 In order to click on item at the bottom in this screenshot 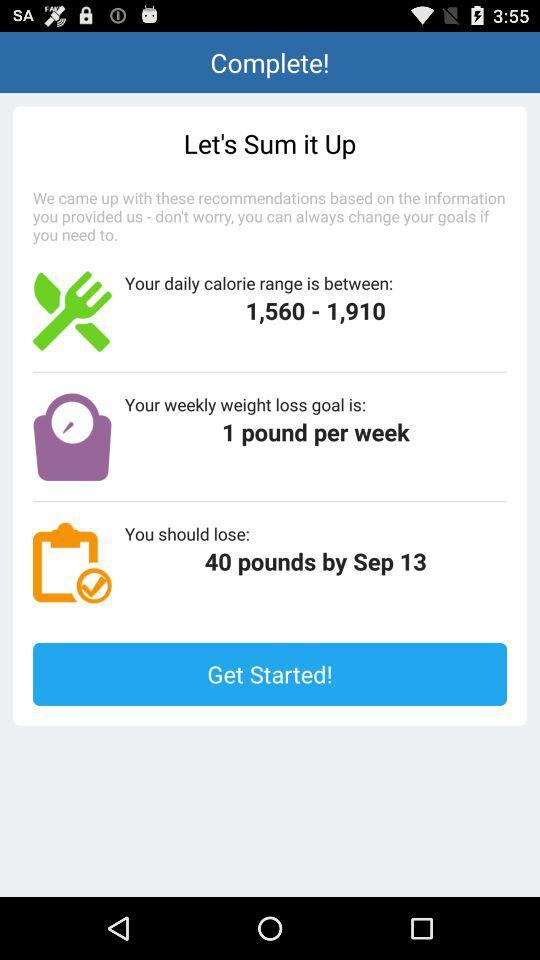, I will do `click(270, 674)`.